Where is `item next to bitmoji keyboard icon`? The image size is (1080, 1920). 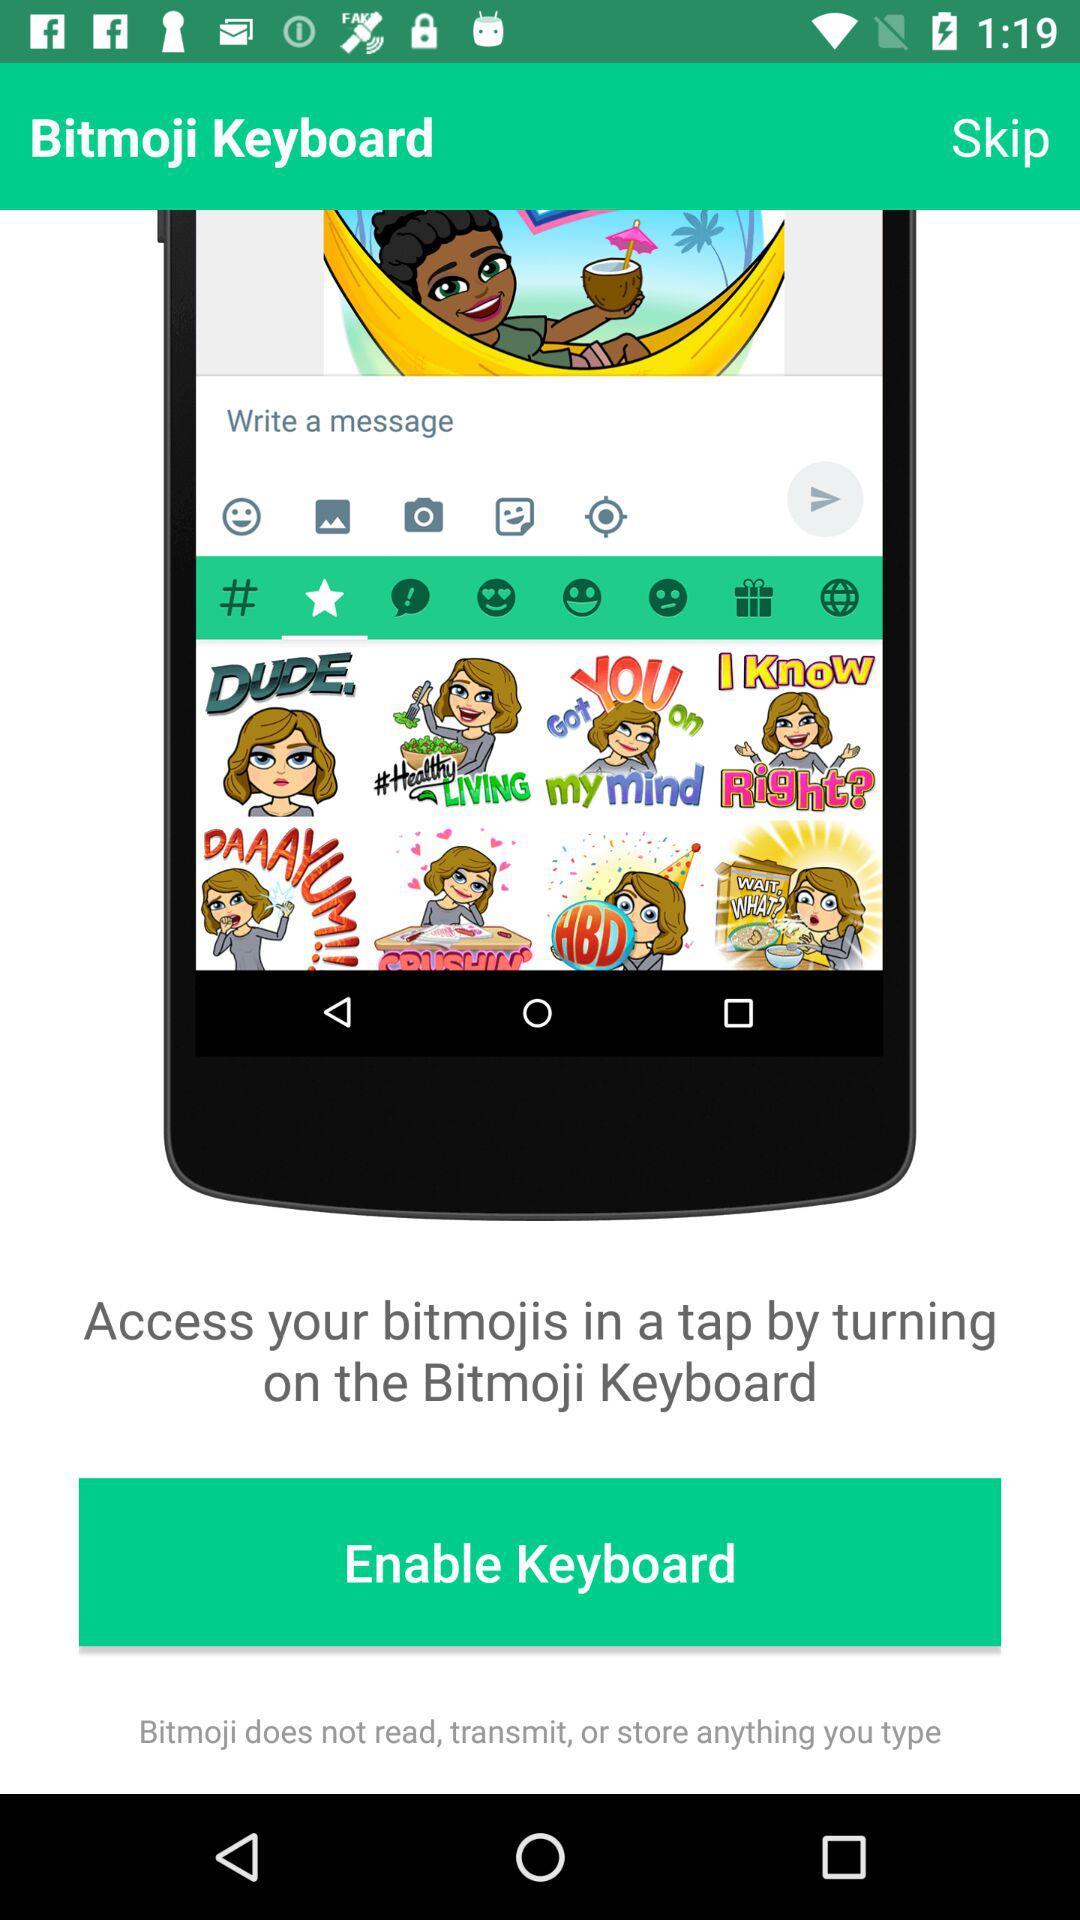 item next to bitmoji keyboard icon is located at coordinates (1000, 135).